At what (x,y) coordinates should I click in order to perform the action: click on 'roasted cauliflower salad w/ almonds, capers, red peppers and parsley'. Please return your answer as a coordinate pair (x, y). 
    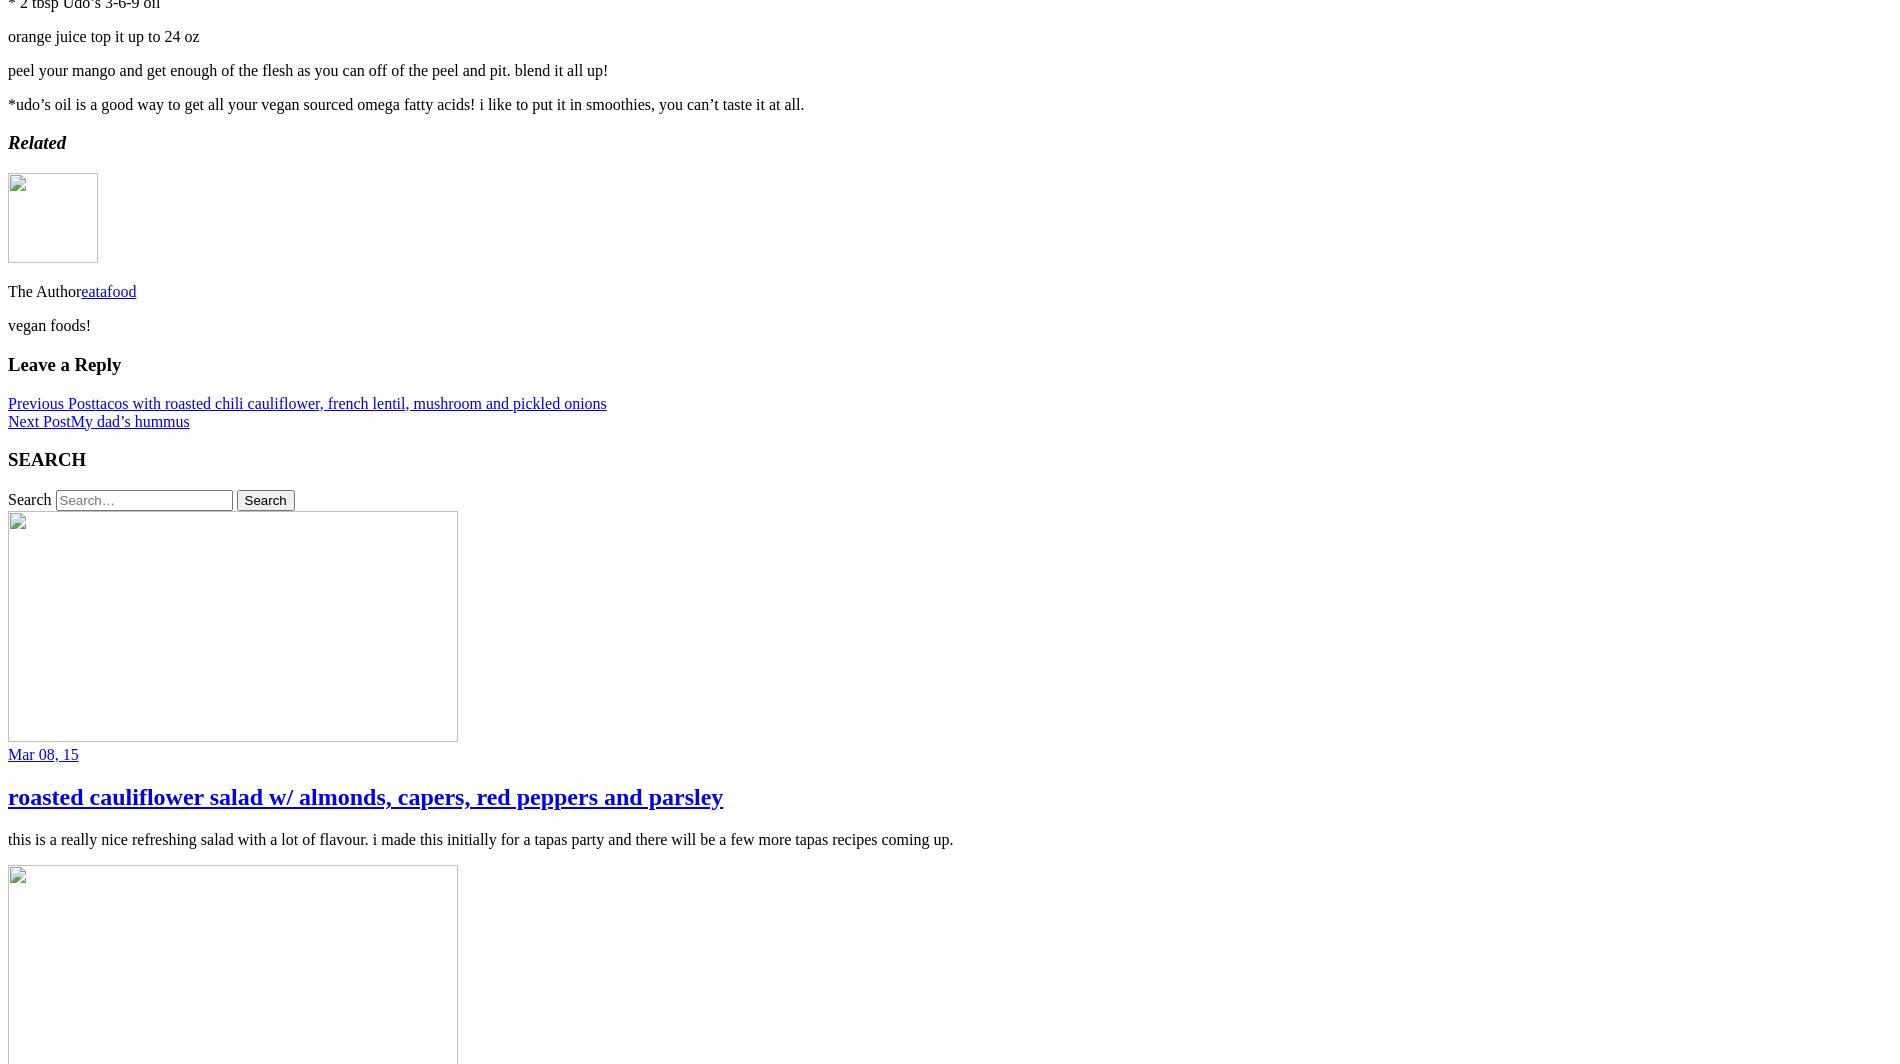
    Looking at the image, I should click on (7, 795).